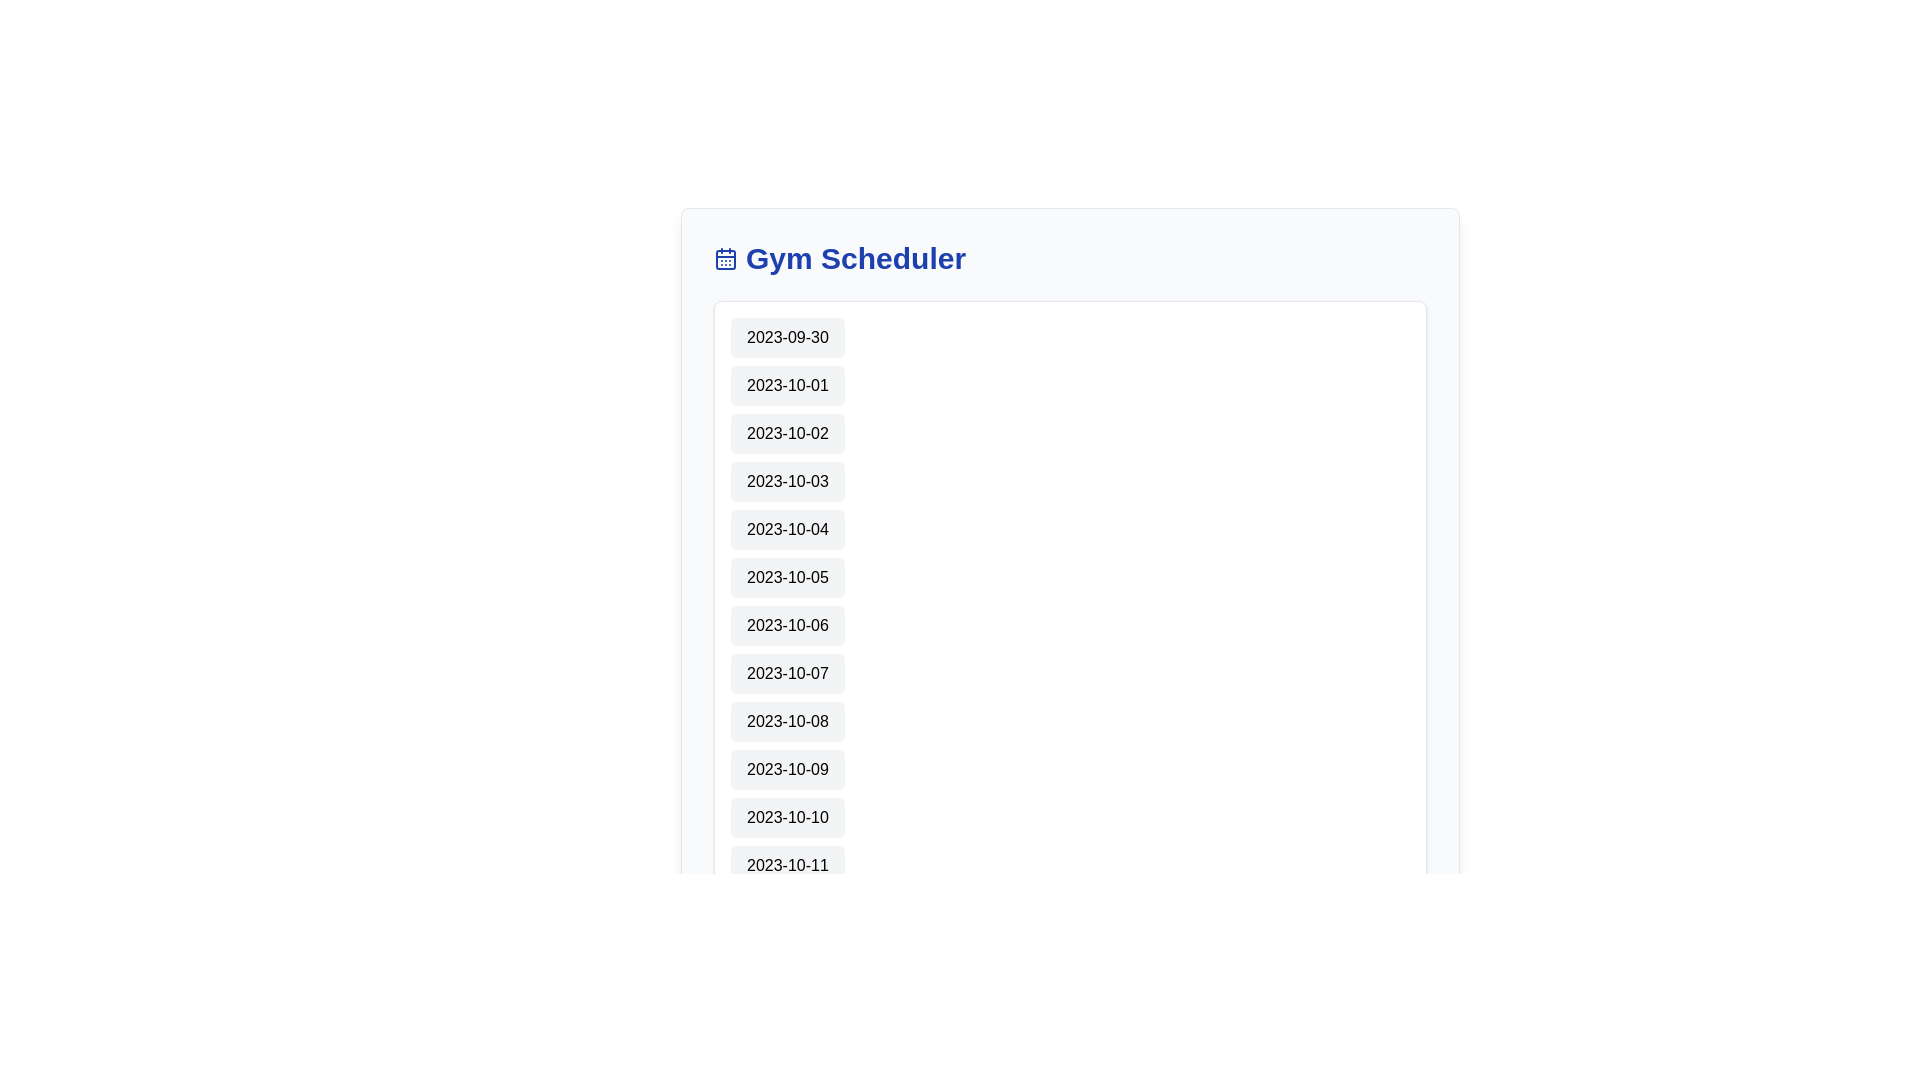  I want to click on the selectable date label that displays '2023-09-30', which is a rectangular button with rounded corners located at the top of a vertical list, so click(786, 337).